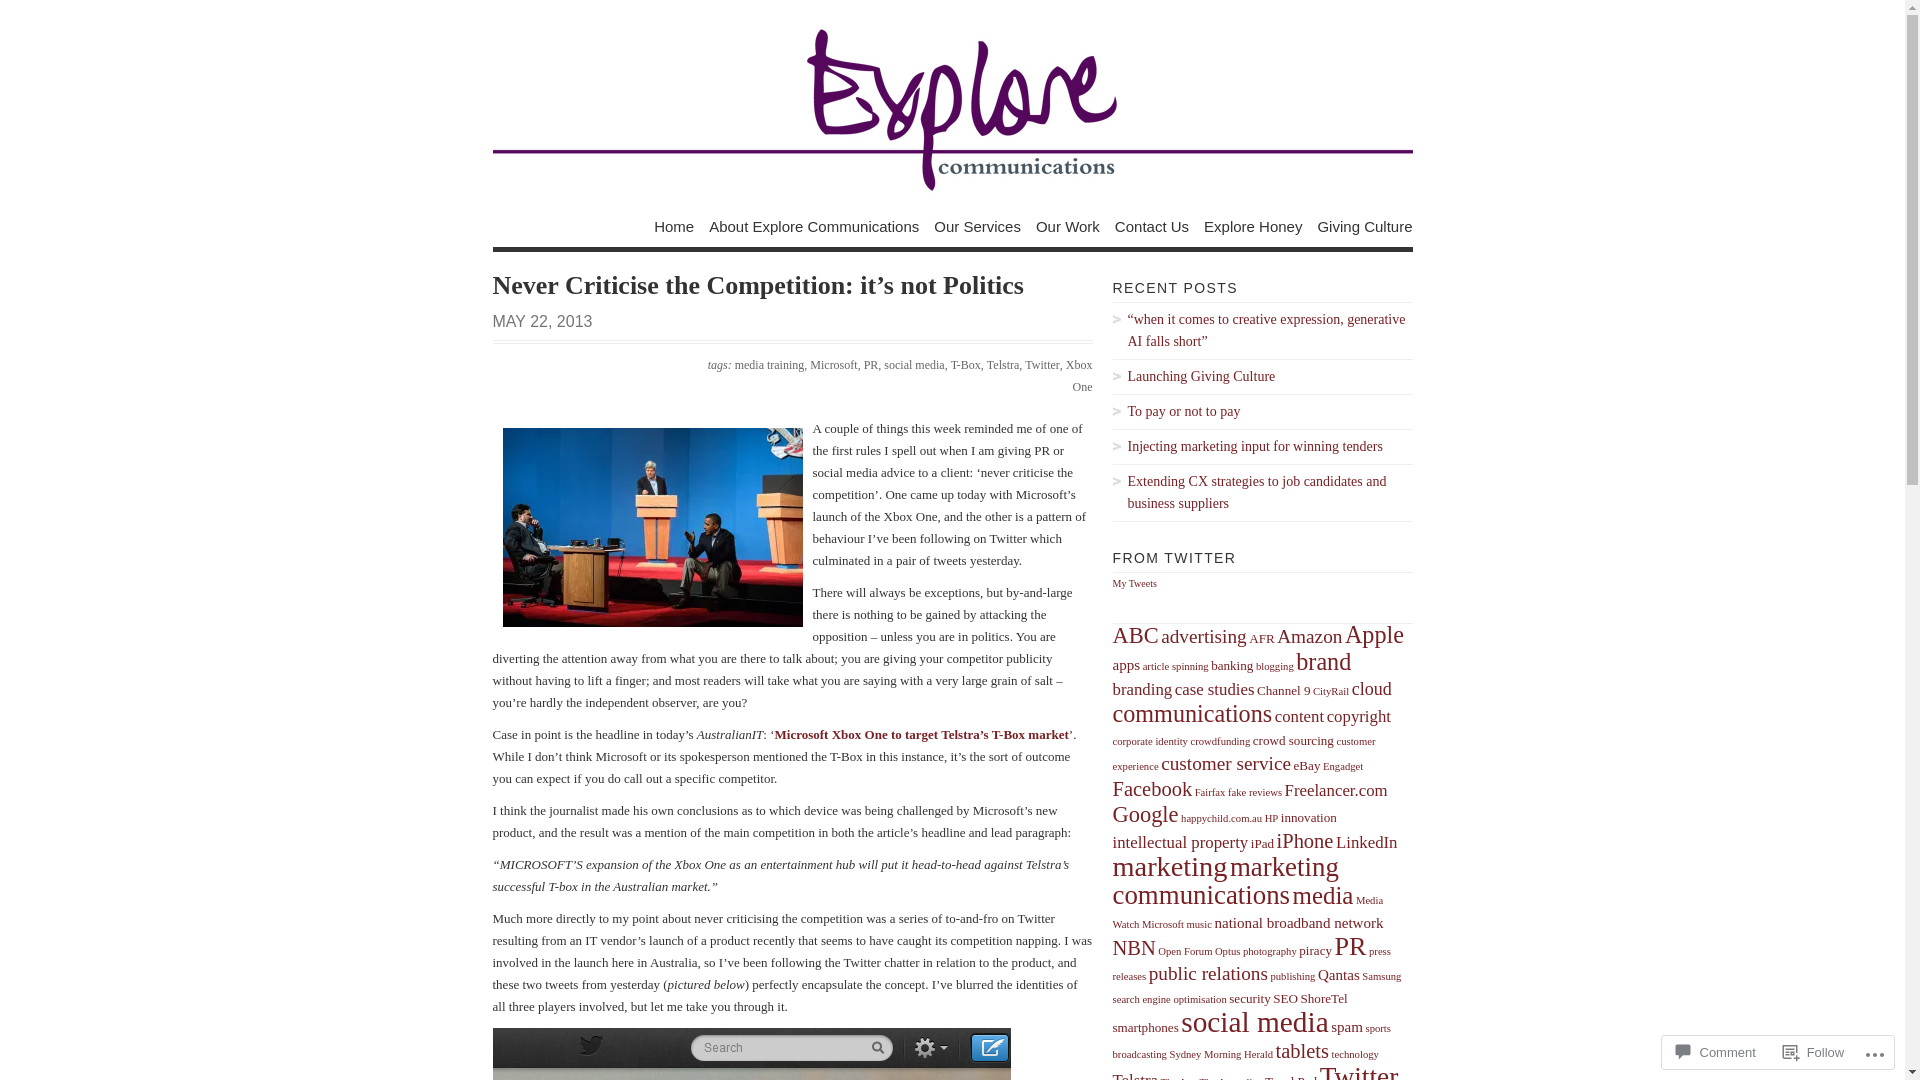 The image size is (1920, 1080). I want to click on 'Our Services', so click(977, 225).